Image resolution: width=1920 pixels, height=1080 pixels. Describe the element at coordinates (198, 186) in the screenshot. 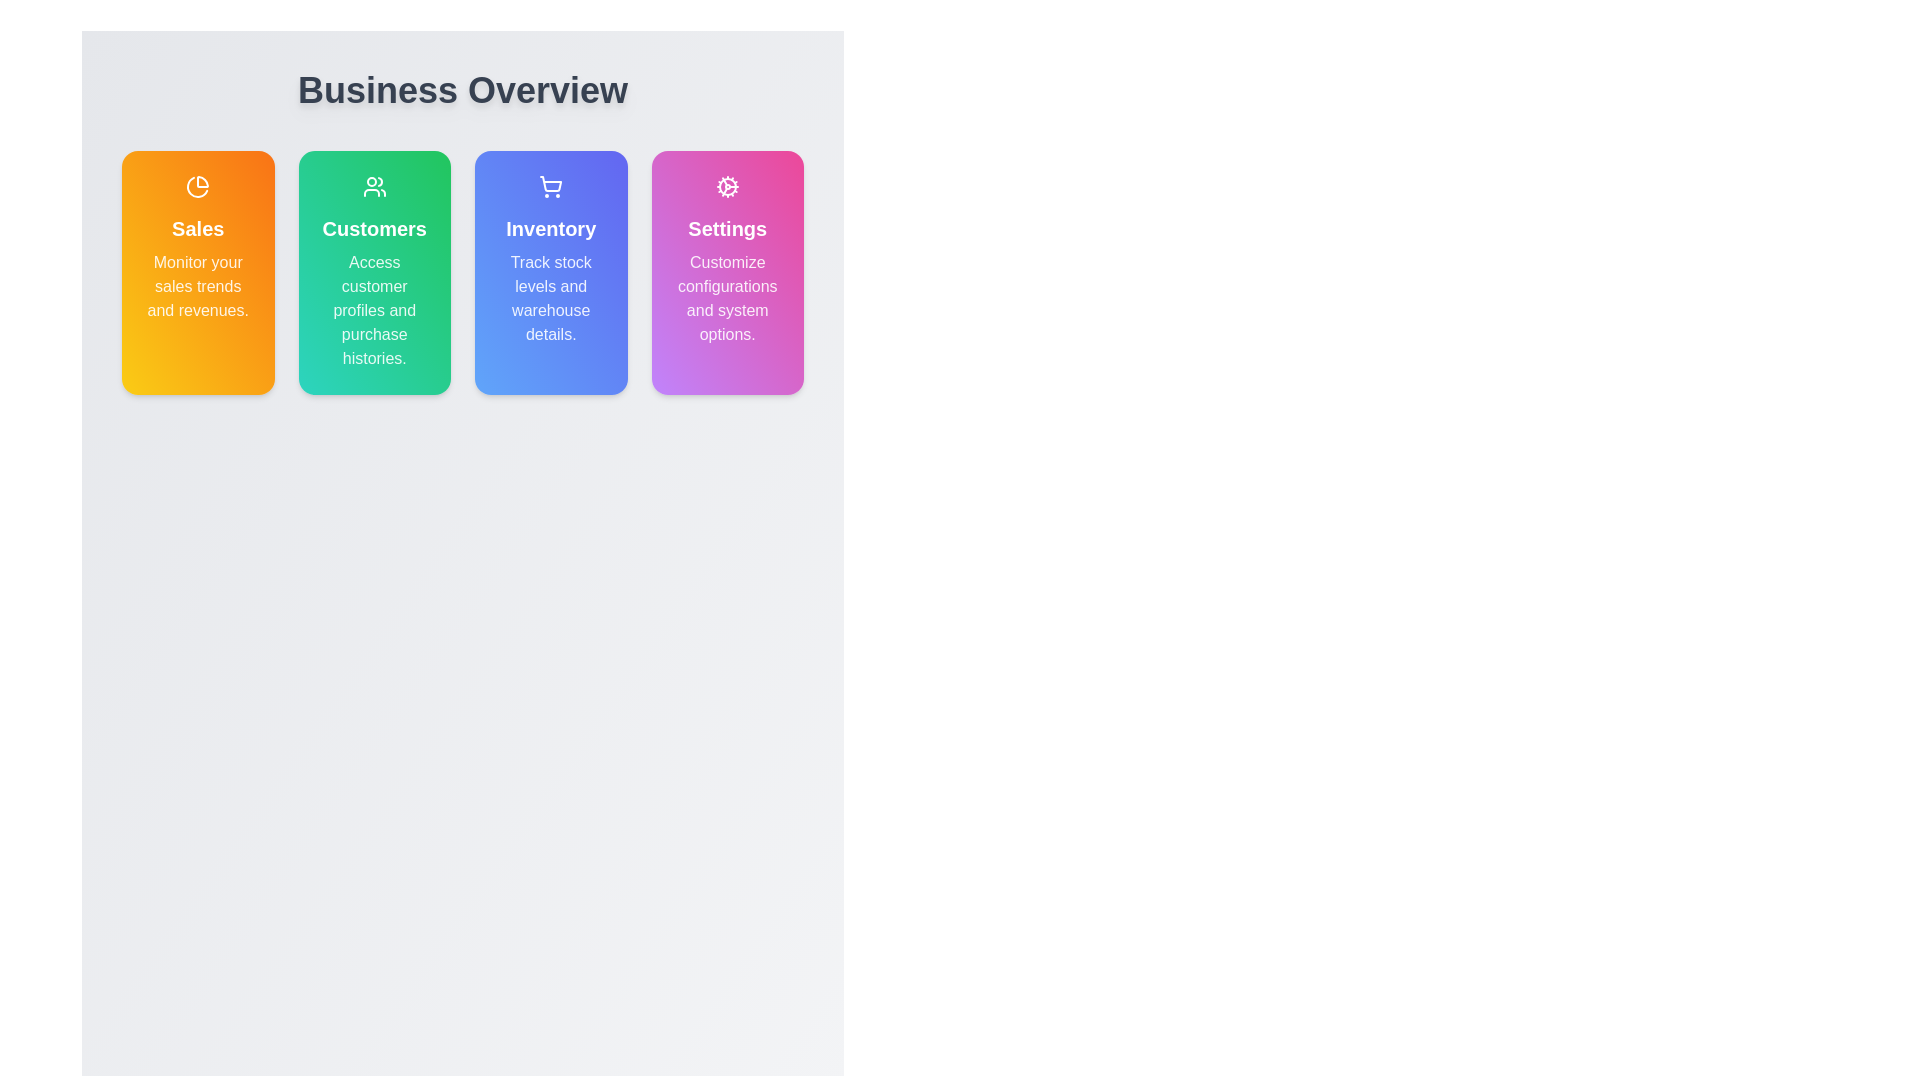

I see `the orange circular icon resembling a pie chart located in the top section of the 'Sales' block, which is central within the orange rectangular area with rounded corners` at that location.